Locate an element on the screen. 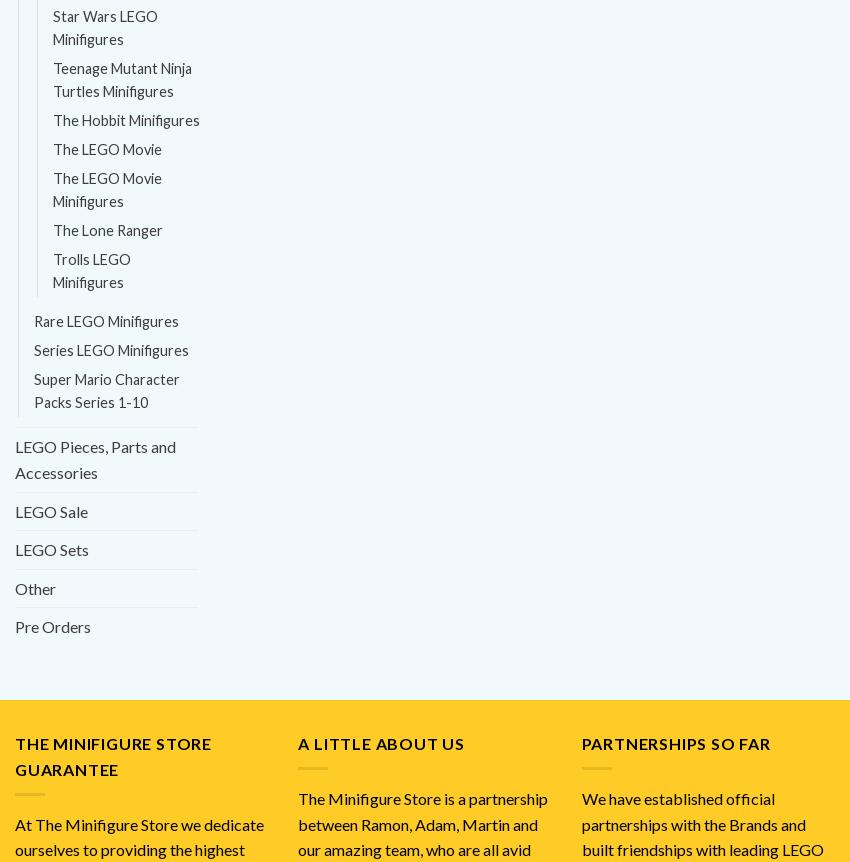 The image size is (850, 862). 'Super Mario Character Packs Series 1-10' is located at coordinates (106, 390).